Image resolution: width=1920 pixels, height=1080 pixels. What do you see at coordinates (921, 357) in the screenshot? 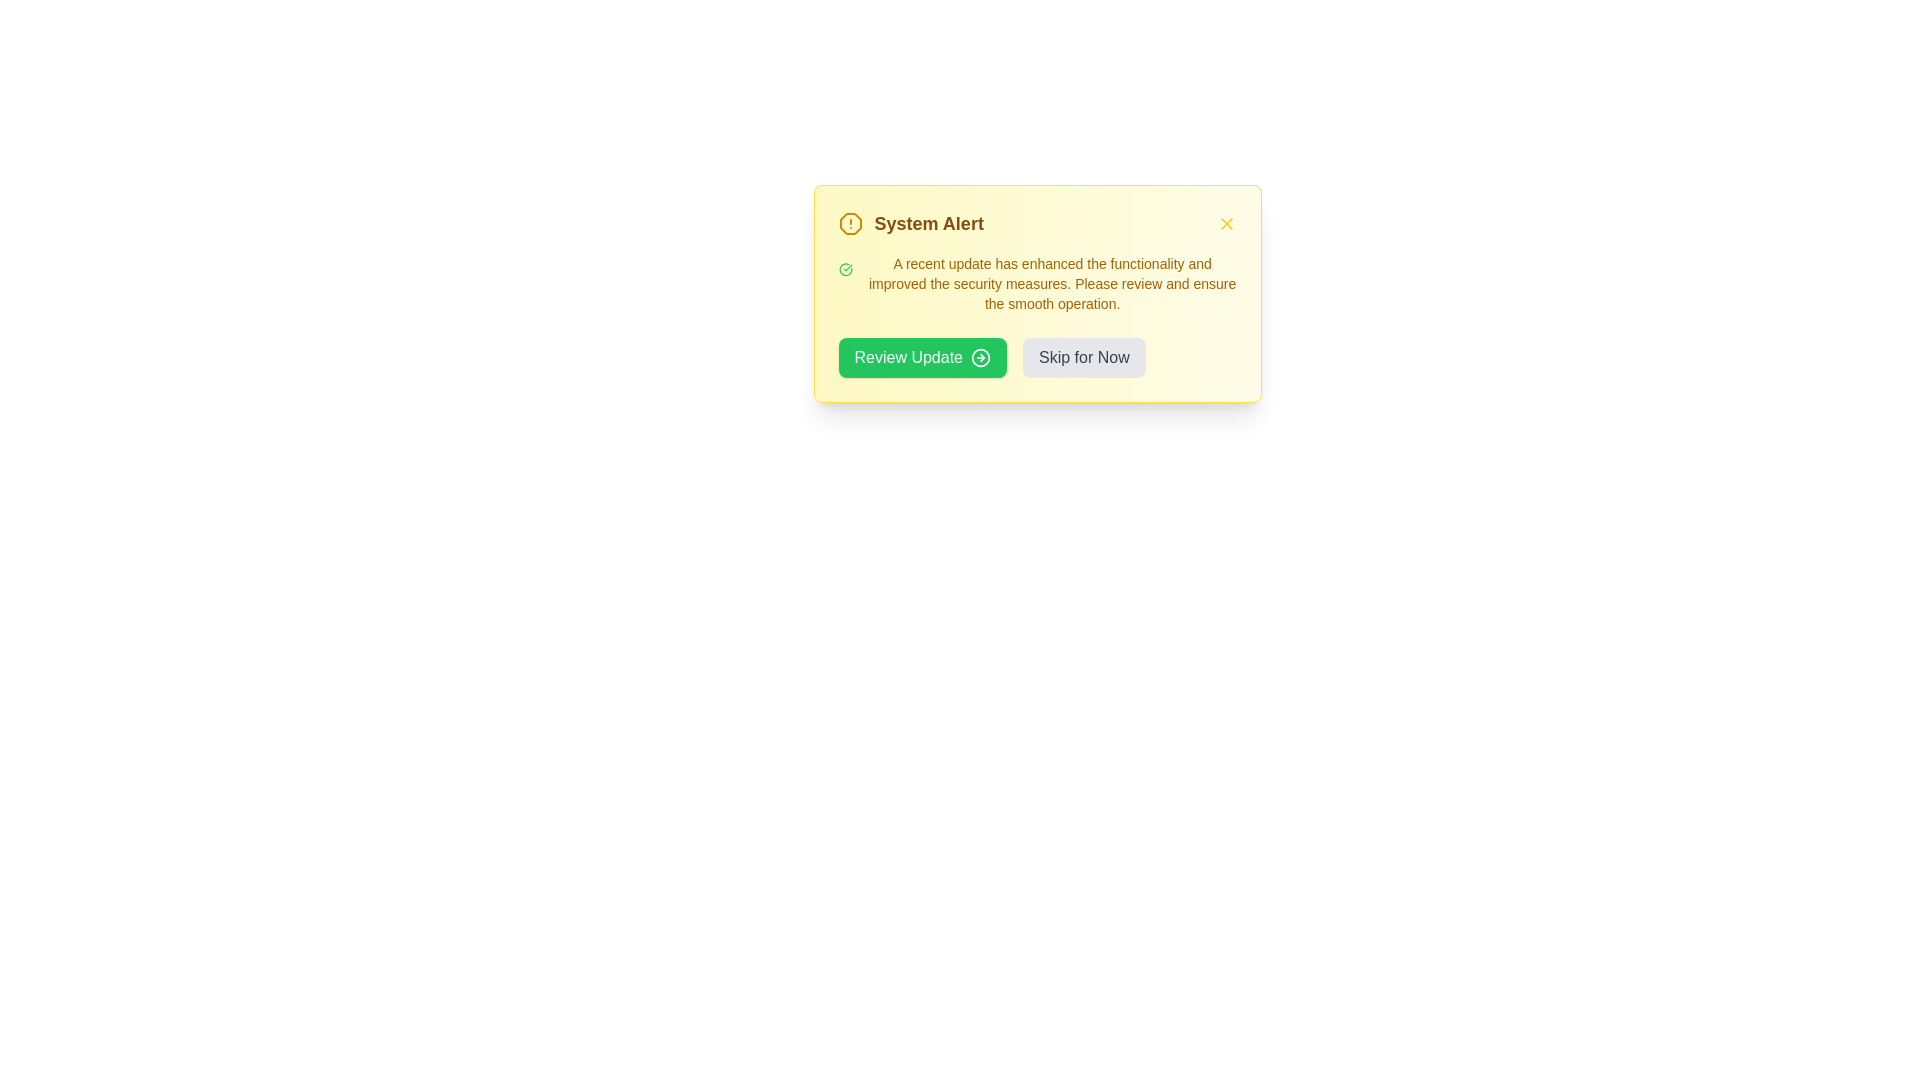
I see `the 'Review Update' button` at bounding box center [921, 357].